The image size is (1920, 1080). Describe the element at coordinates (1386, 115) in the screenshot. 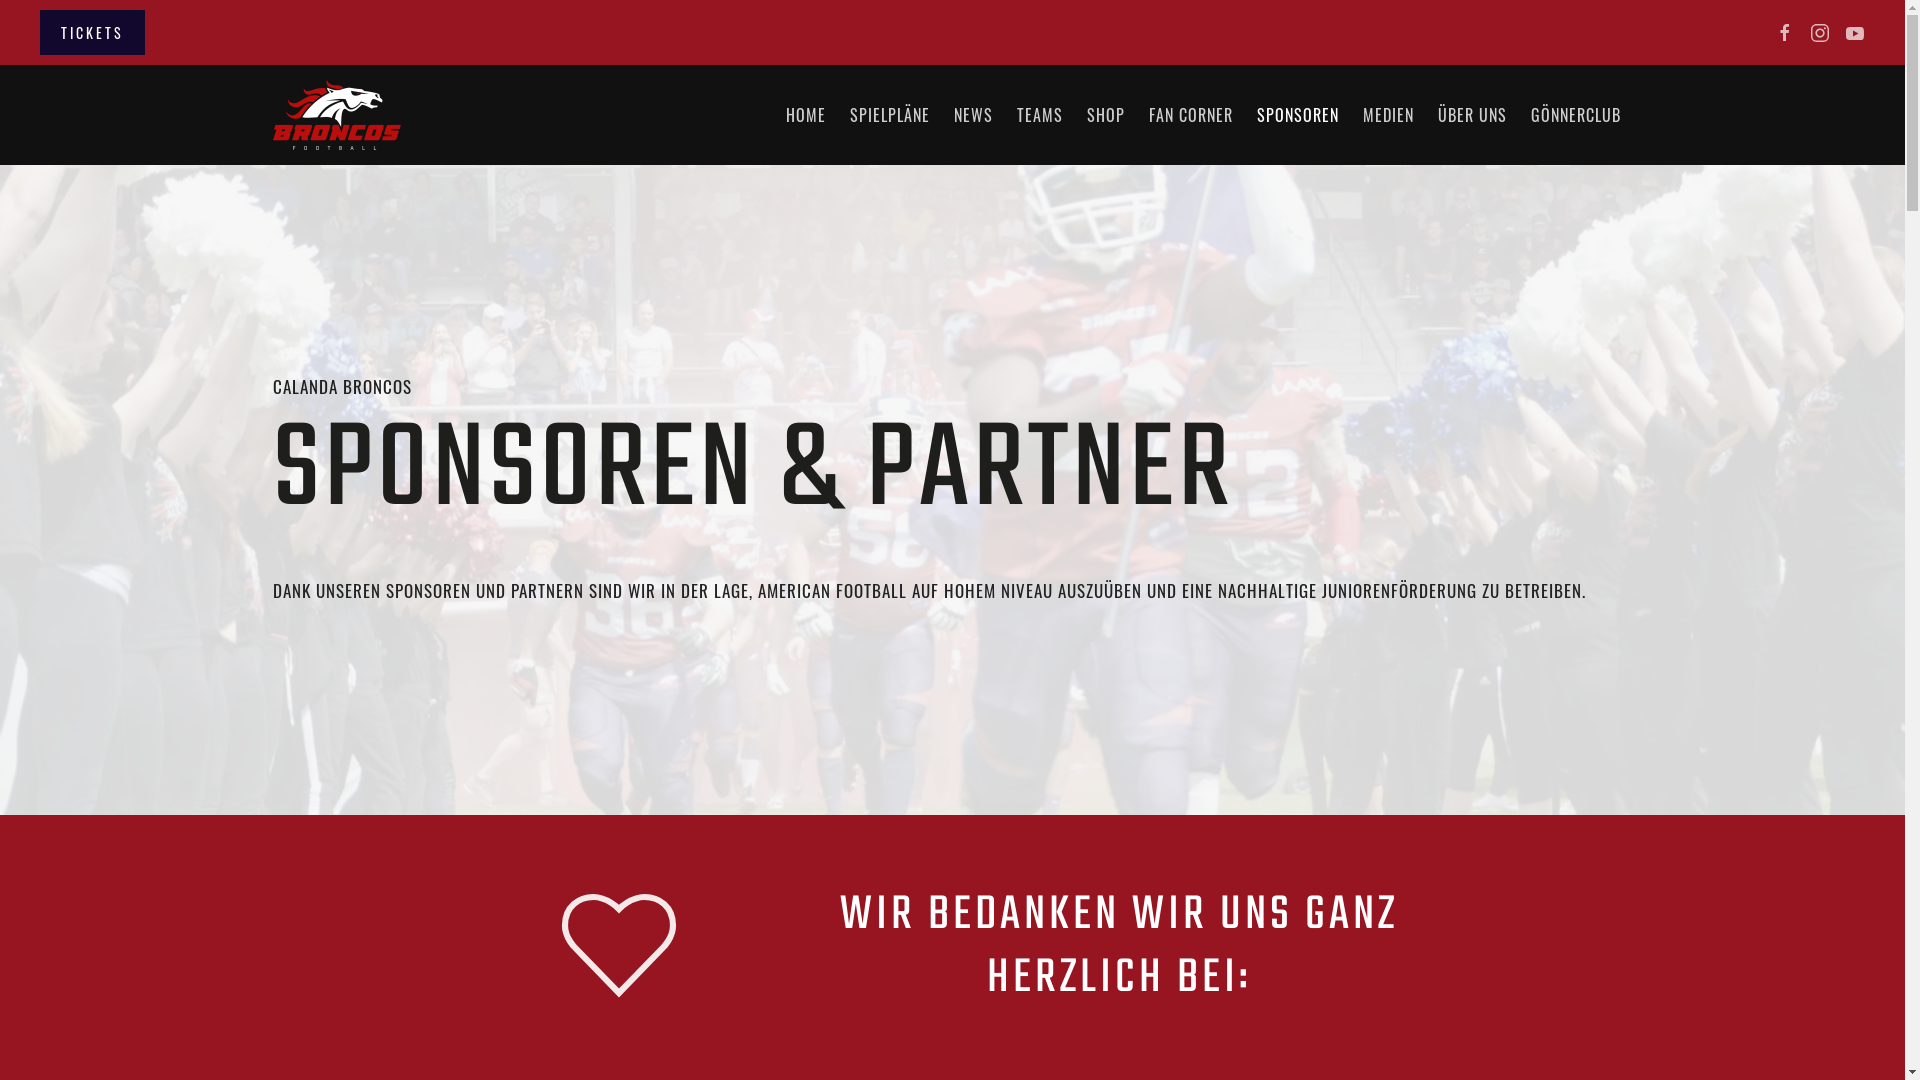

I see `'MEDIEN'` at that location.